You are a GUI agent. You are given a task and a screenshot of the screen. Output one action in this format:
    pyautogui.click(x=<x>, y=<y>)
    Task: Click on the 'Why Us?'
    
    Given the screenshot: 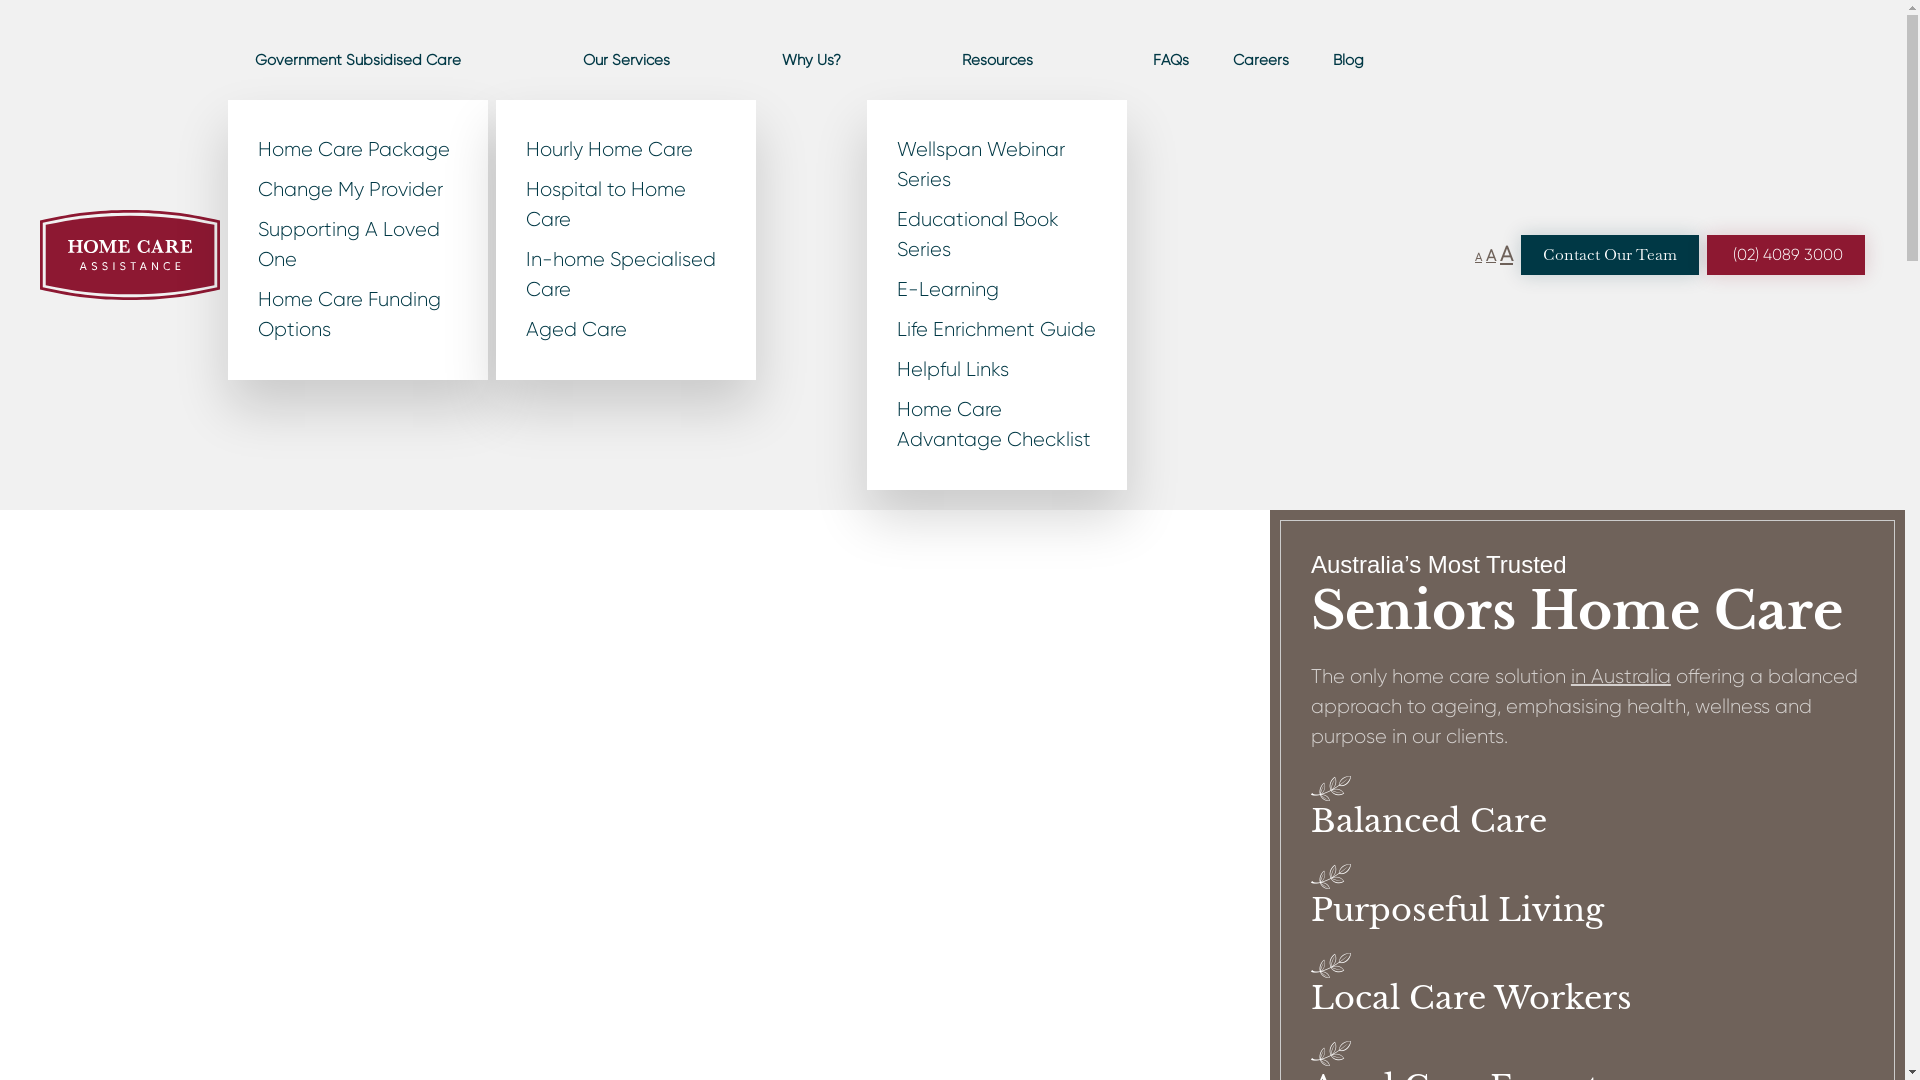 What is the action you would take?
    pyautogui.click(x=811, y=59)
    